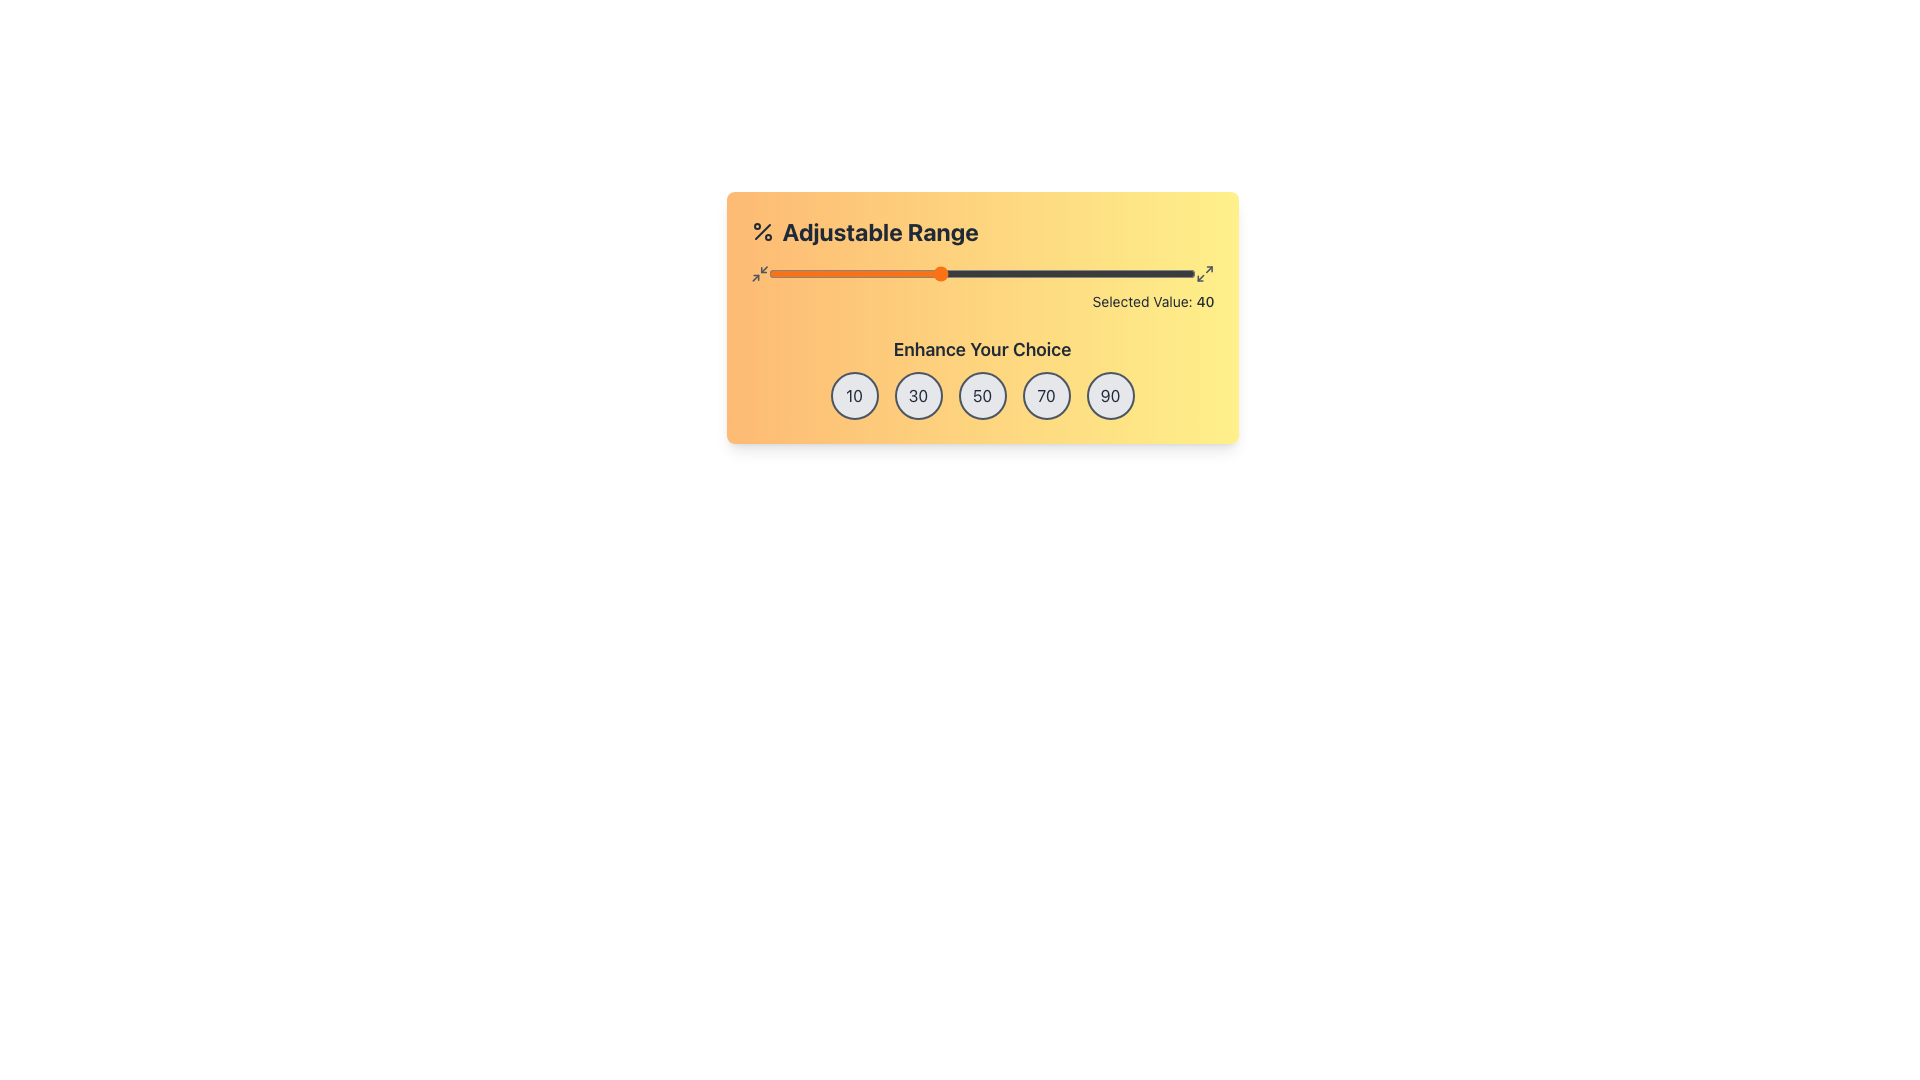 Image resolution: width=1920 pixels, height=1080 pixels. Describe the element at coordinates (875, 273) in the screenshot. I see `the percentage` at that location.